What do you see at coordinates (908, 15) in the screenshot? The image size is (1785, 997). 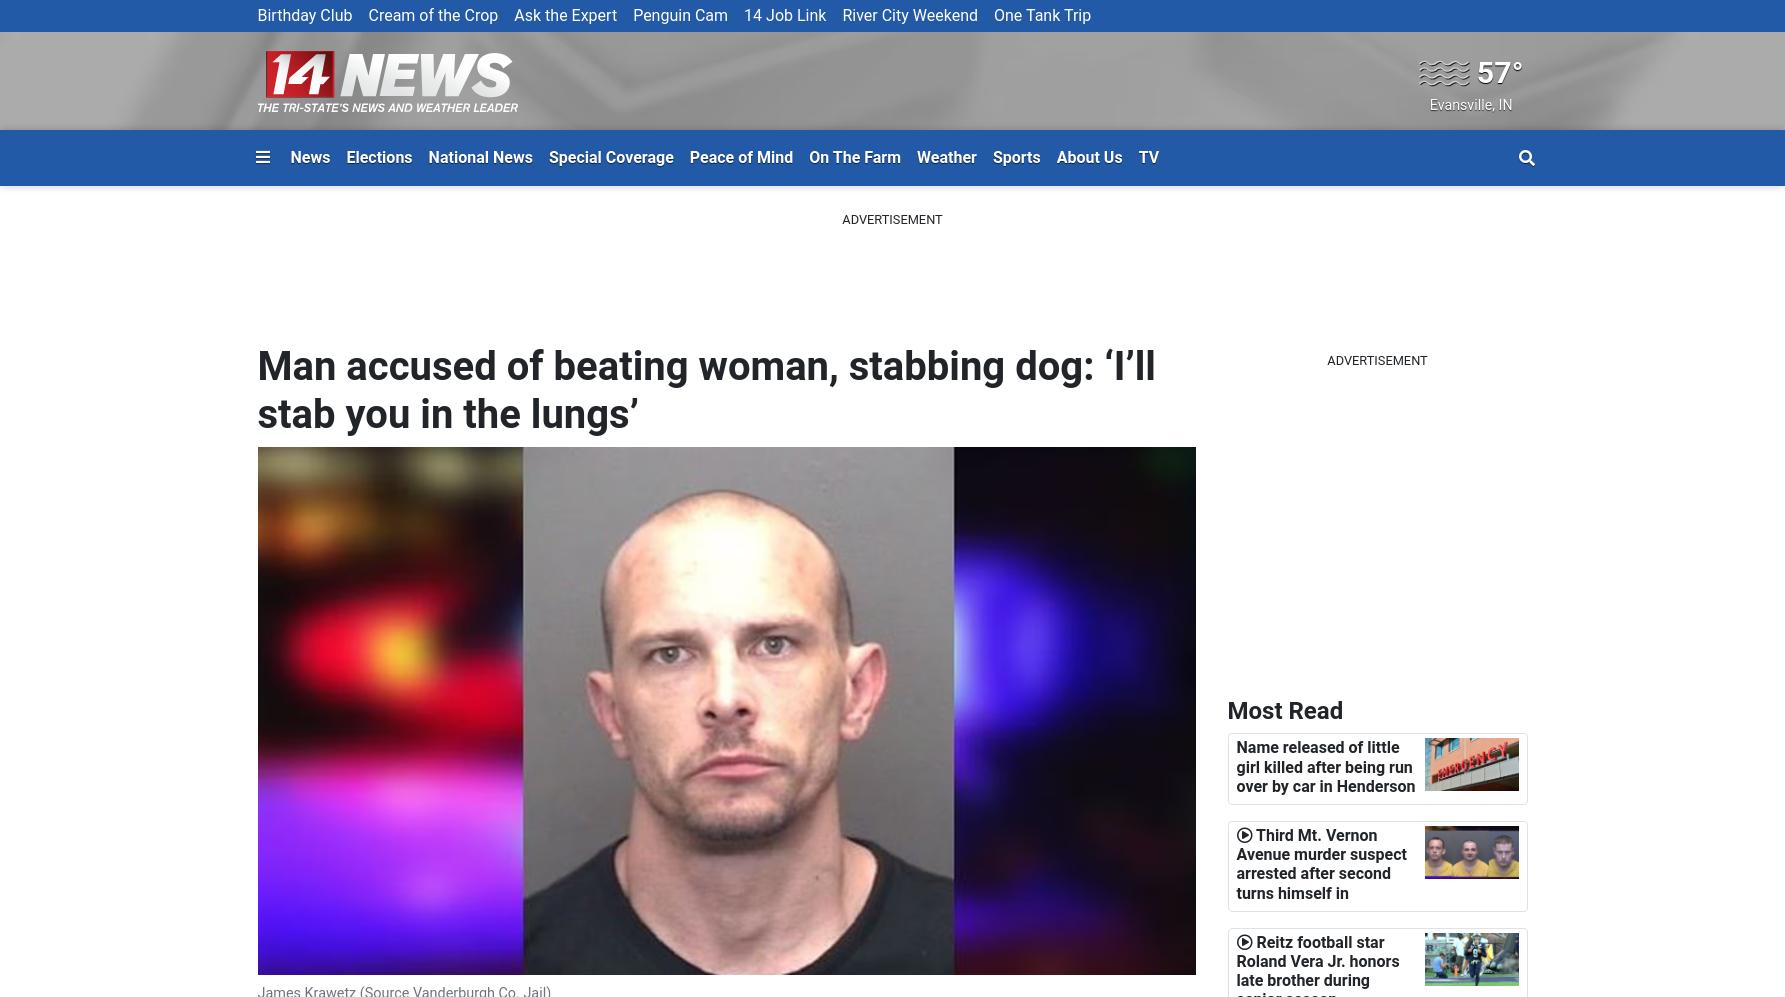 I see `'River City Weekend'` at bounding box center [908, 15].